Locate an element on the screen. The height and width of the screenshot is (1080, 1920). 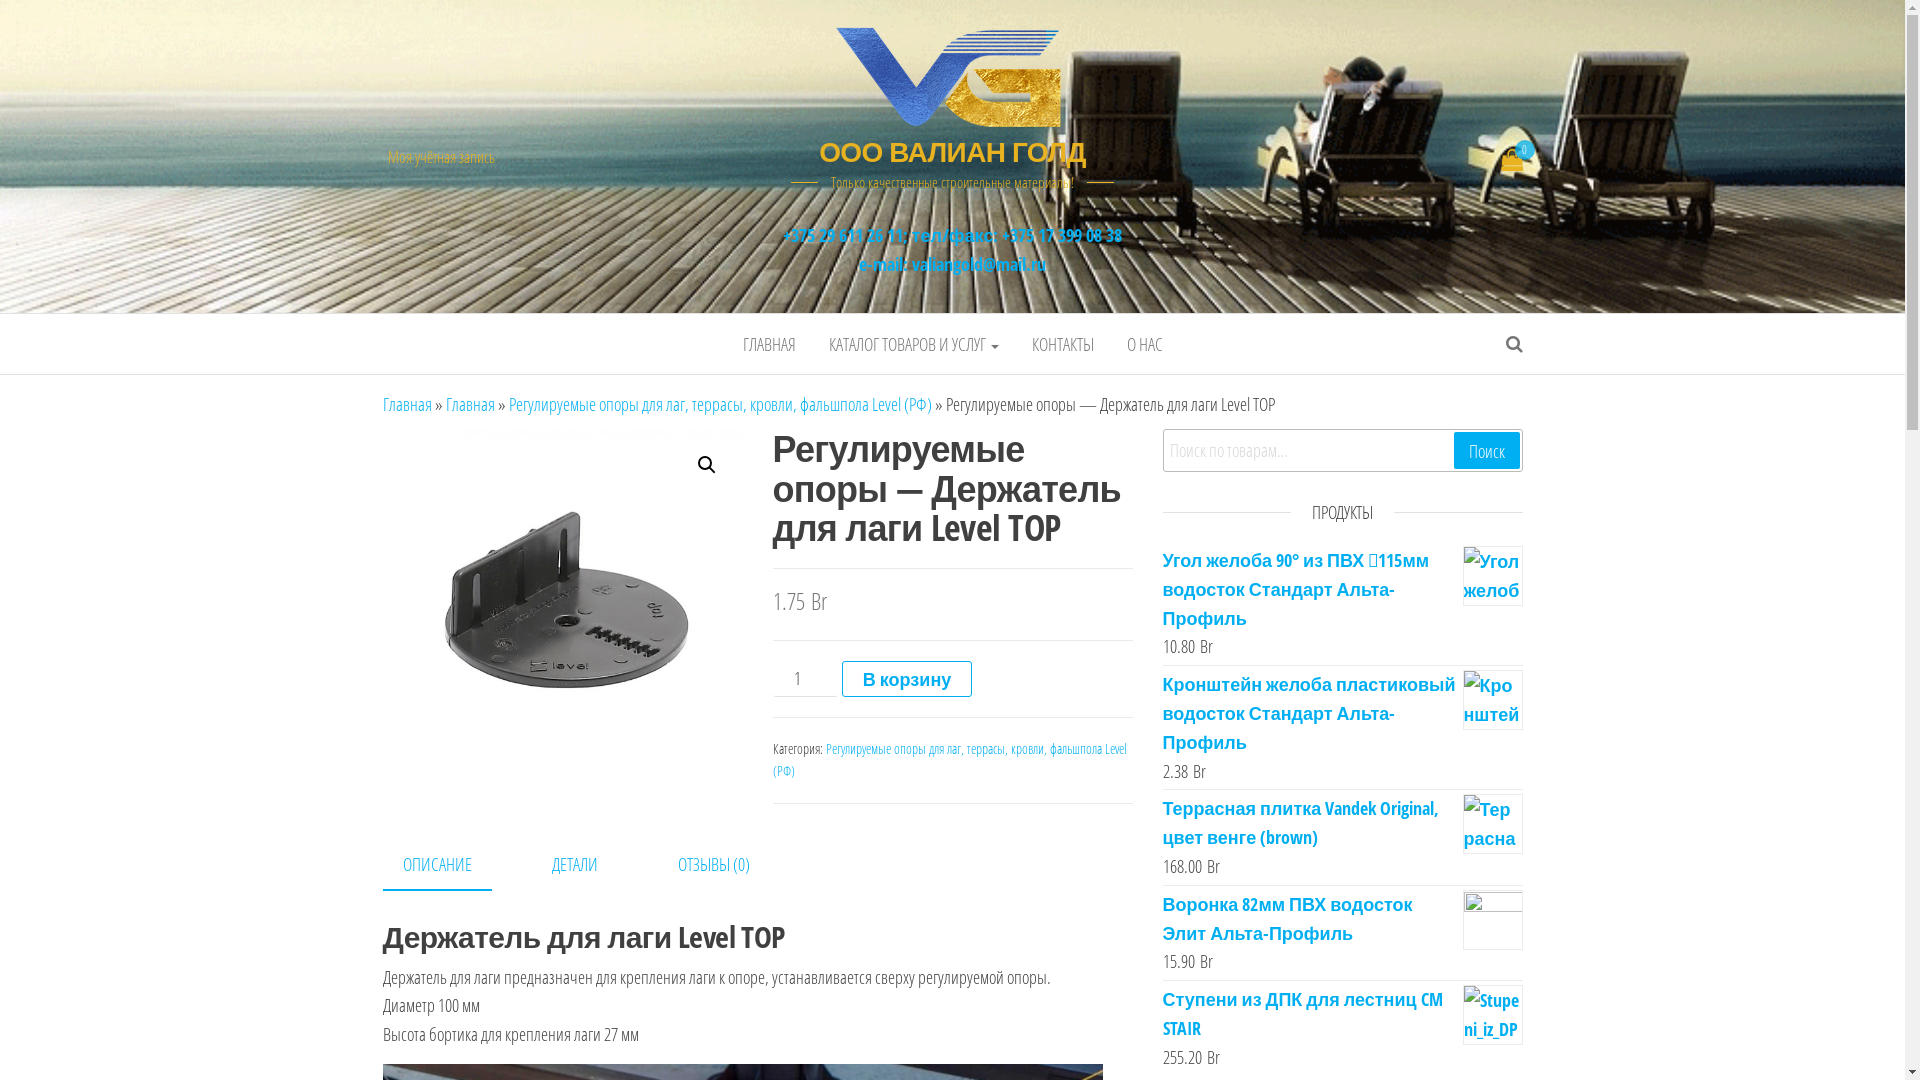
'0' is located at coordinates (1512, 160).